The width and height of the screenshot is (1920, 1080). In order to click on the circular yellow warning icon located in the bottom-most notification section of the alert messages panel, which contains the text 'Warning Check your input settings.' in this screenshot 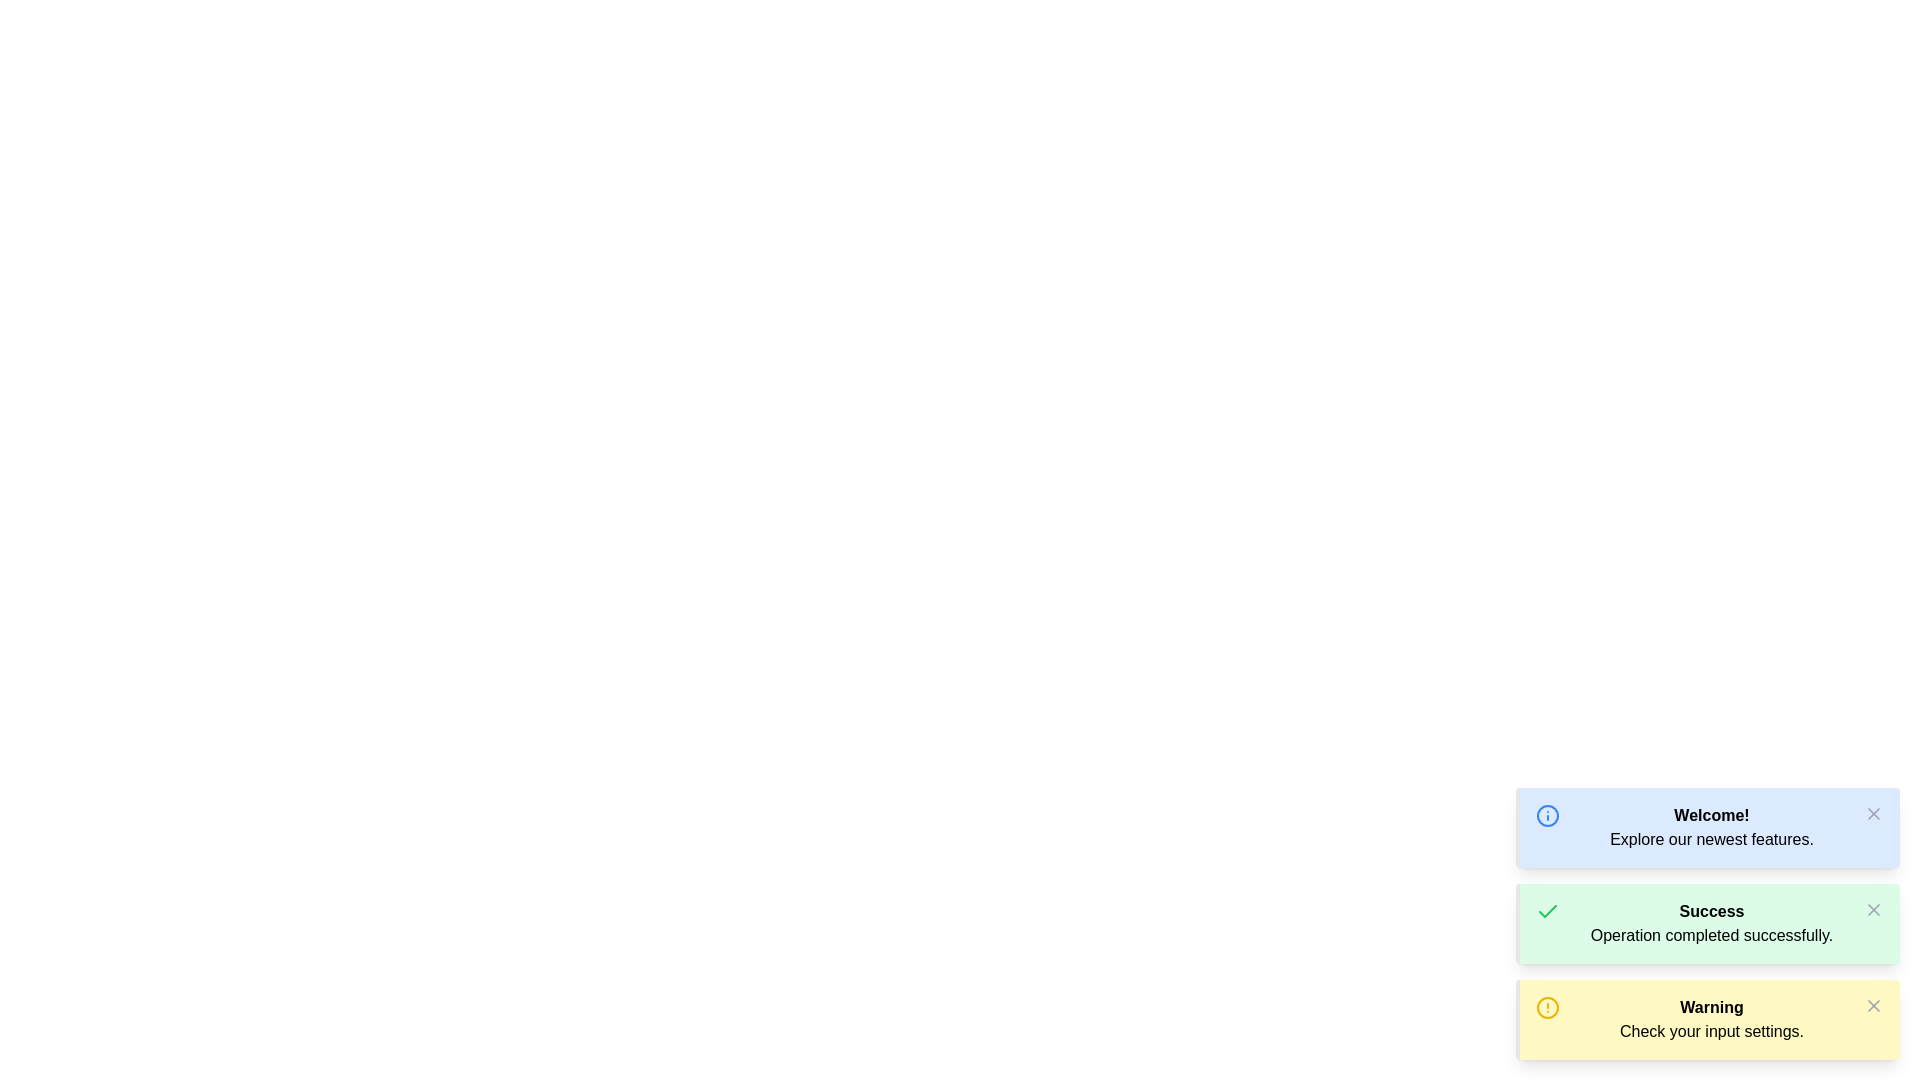, I will do `click(1547, 1007)`.